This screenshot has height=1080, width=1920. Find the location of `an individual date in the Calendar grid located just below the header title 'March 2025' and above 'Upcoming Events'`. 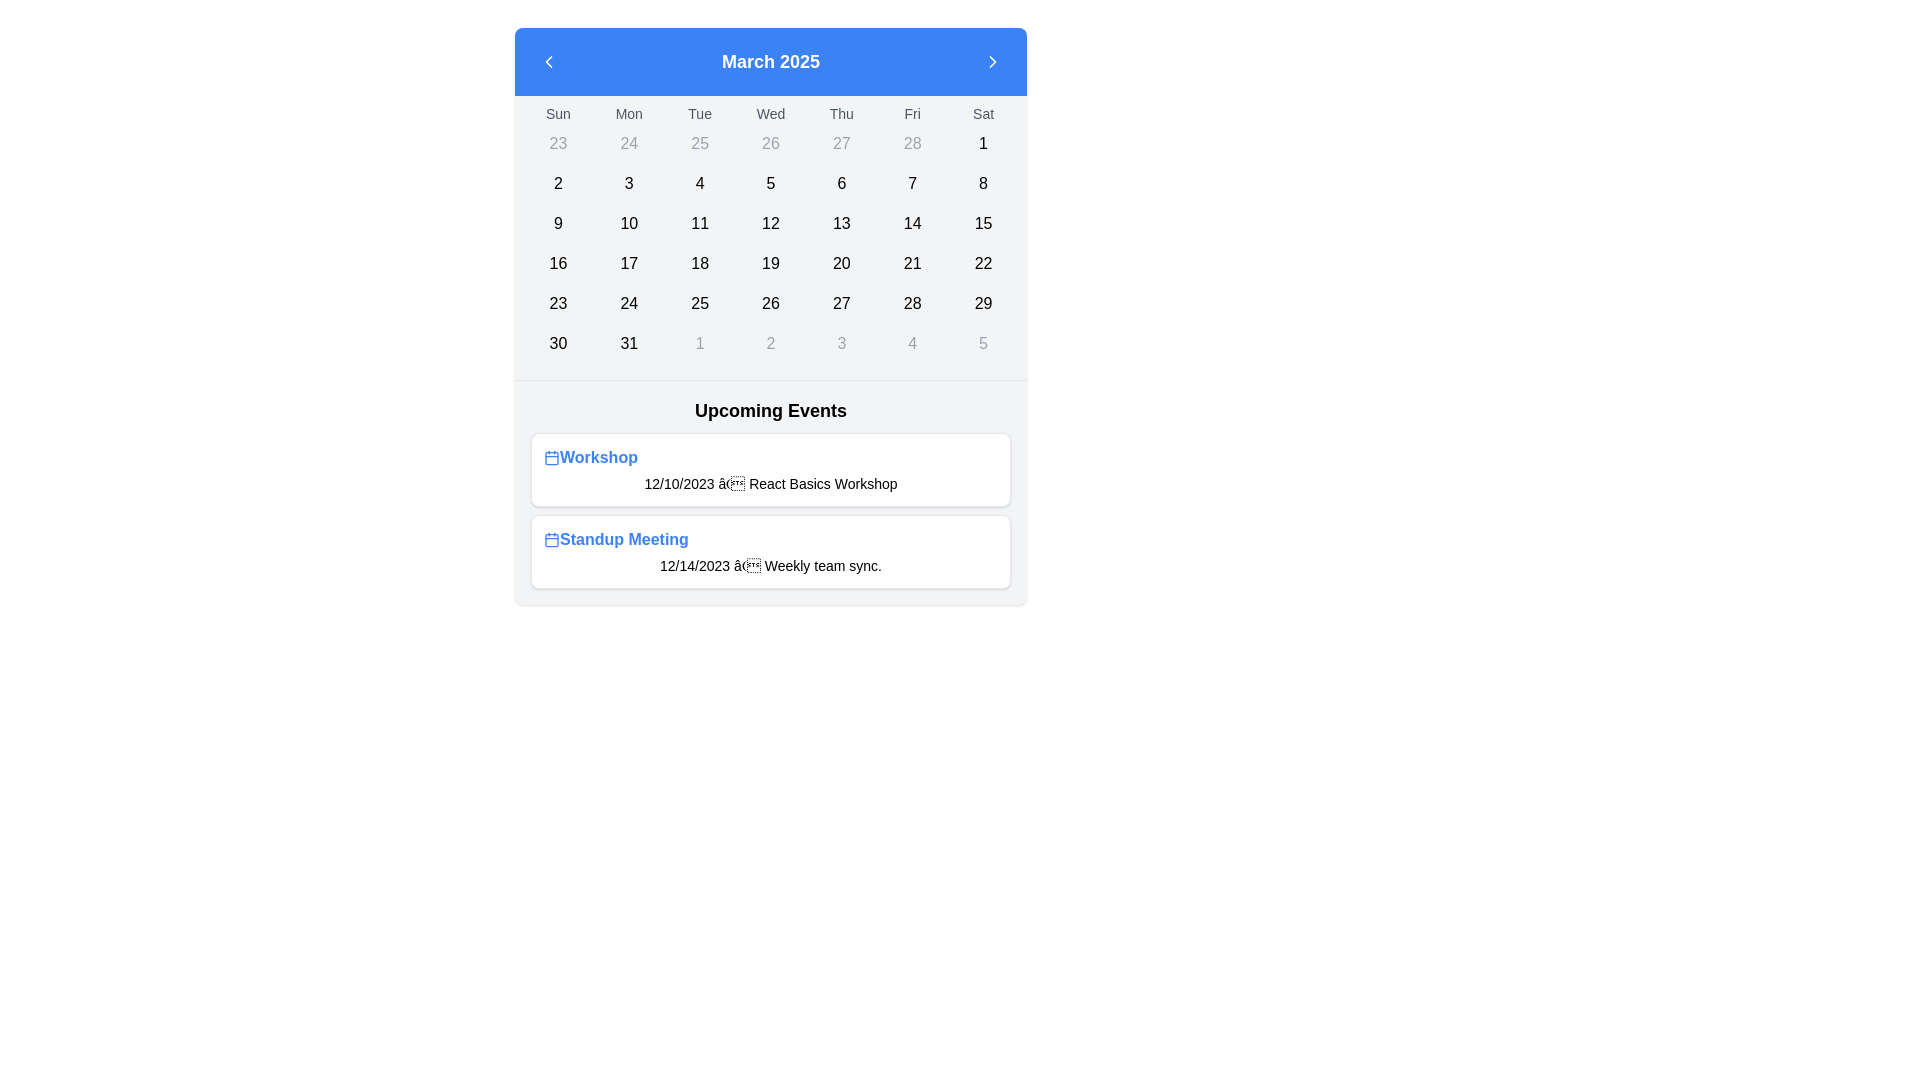

an individual date in the Calendar grid located just below the header title 'March 2025' and above 'Upcoming Events' is located at coordinates (770, 233).